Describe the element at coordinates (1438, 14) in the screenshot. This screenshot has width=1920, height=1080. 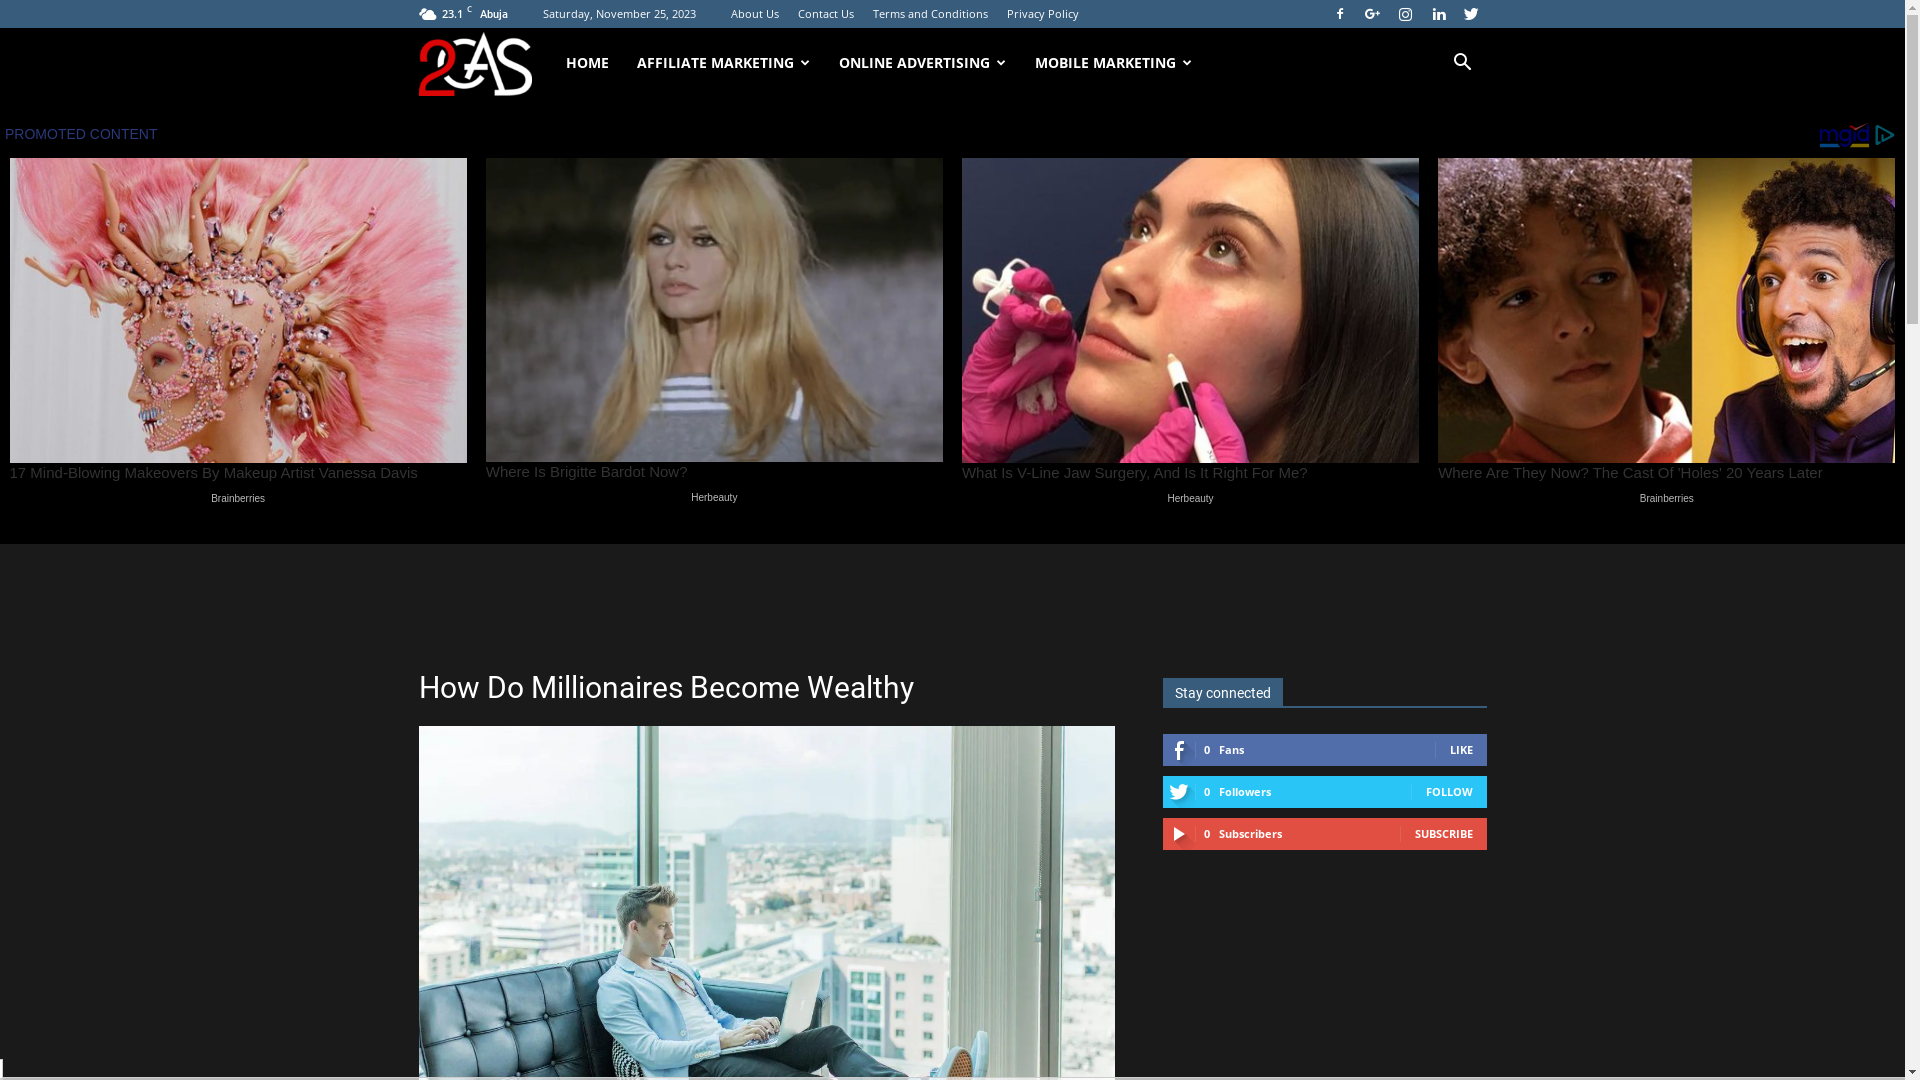
I see `'Linkedin'` at that location.